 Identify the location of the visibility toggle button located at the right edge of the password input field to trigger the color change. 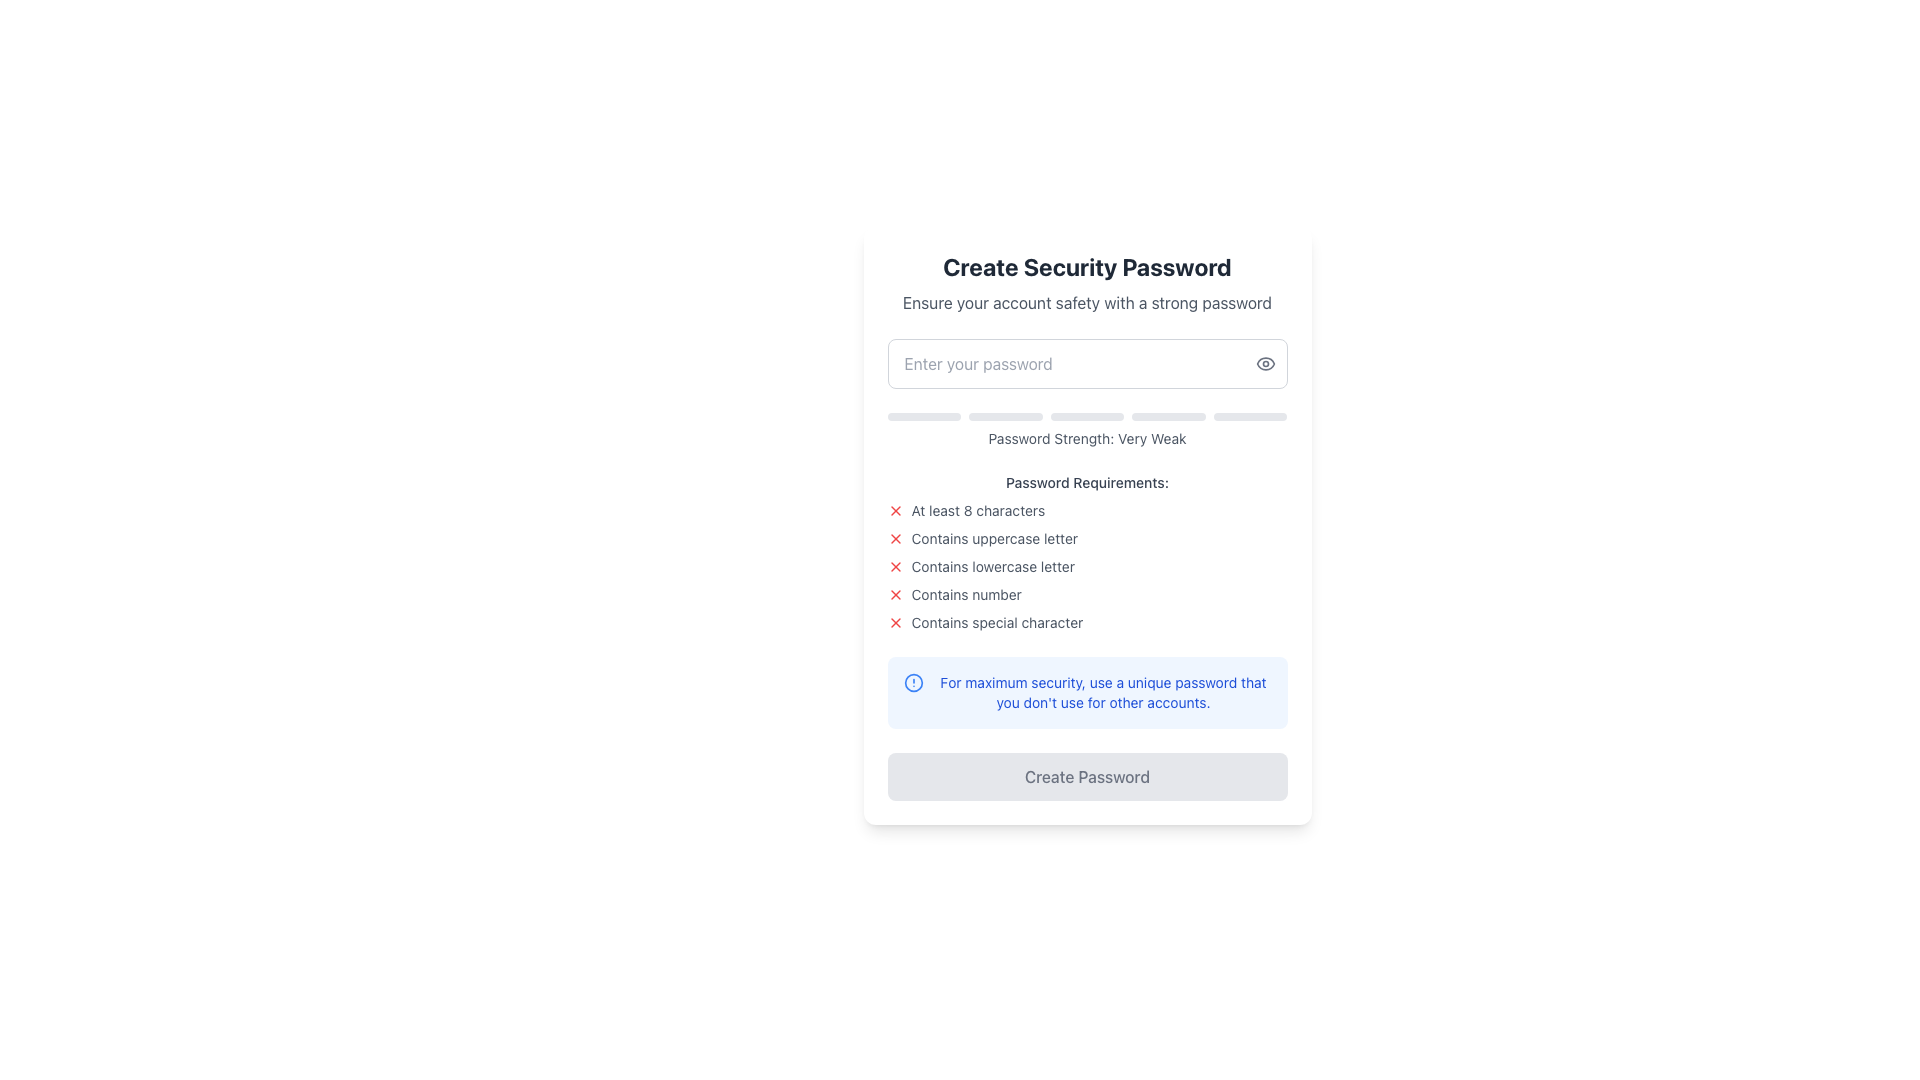
(1264, 363).